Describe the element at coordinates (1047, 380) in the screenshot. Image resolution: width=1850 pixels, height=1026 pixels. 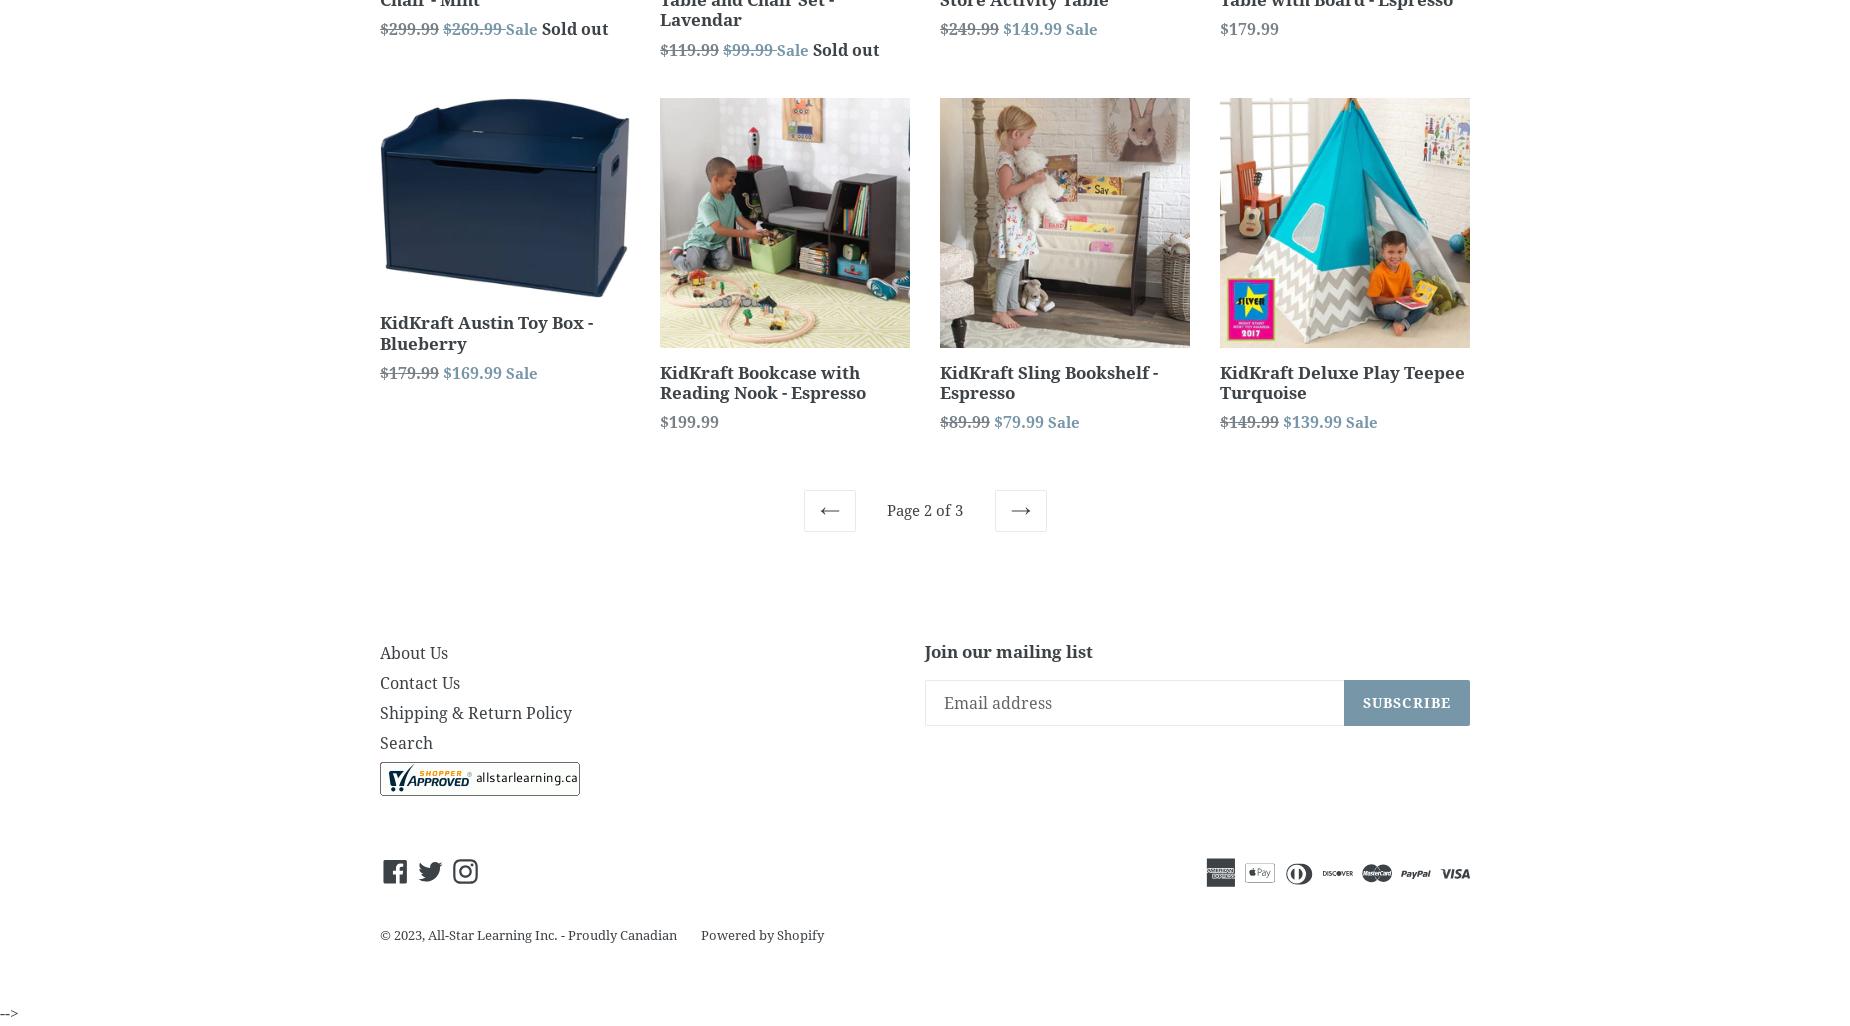
I see `'KidKraft Sling Bookshelf - Espresso'` at that location.